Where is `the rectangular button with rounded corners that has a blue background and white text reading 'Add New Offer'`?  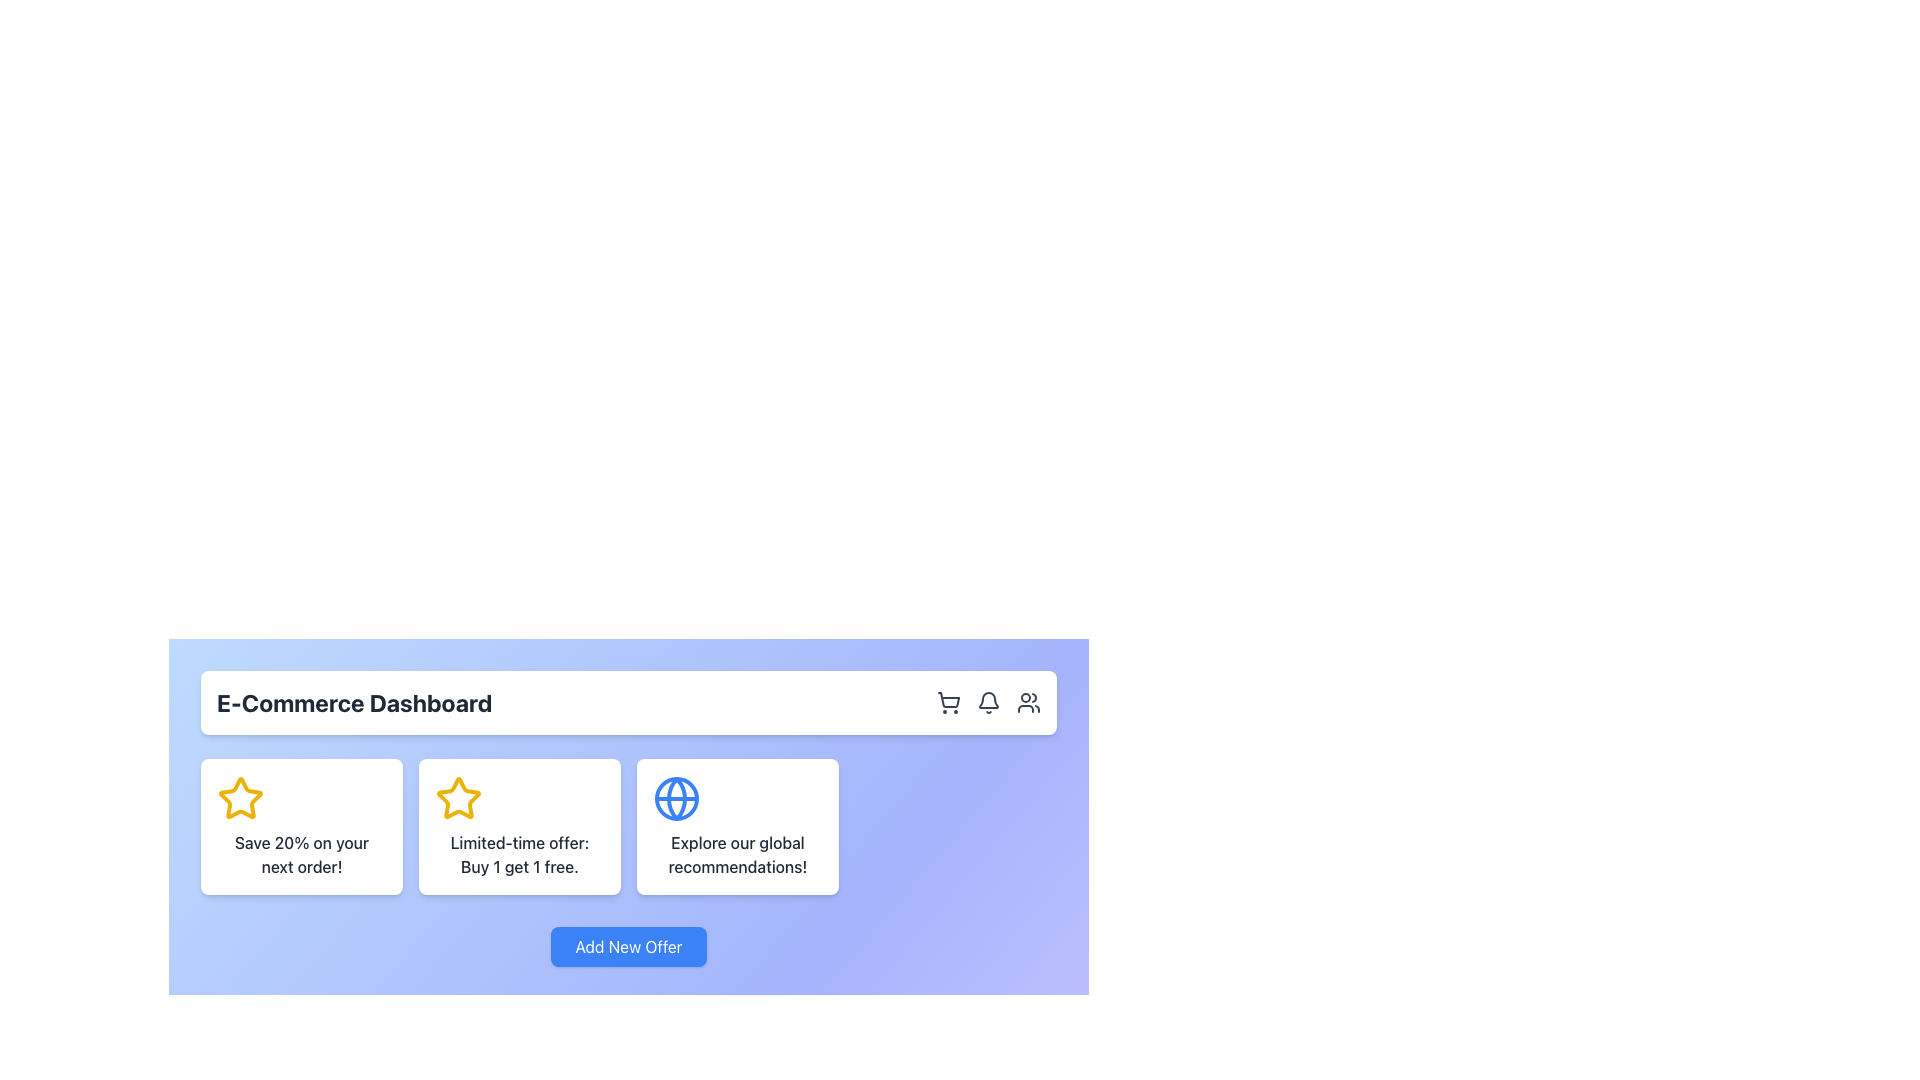
the rectangular button with rounded corners that has a blue background and white text reading 'Add New Offer' is located at coordinates (627, 946).